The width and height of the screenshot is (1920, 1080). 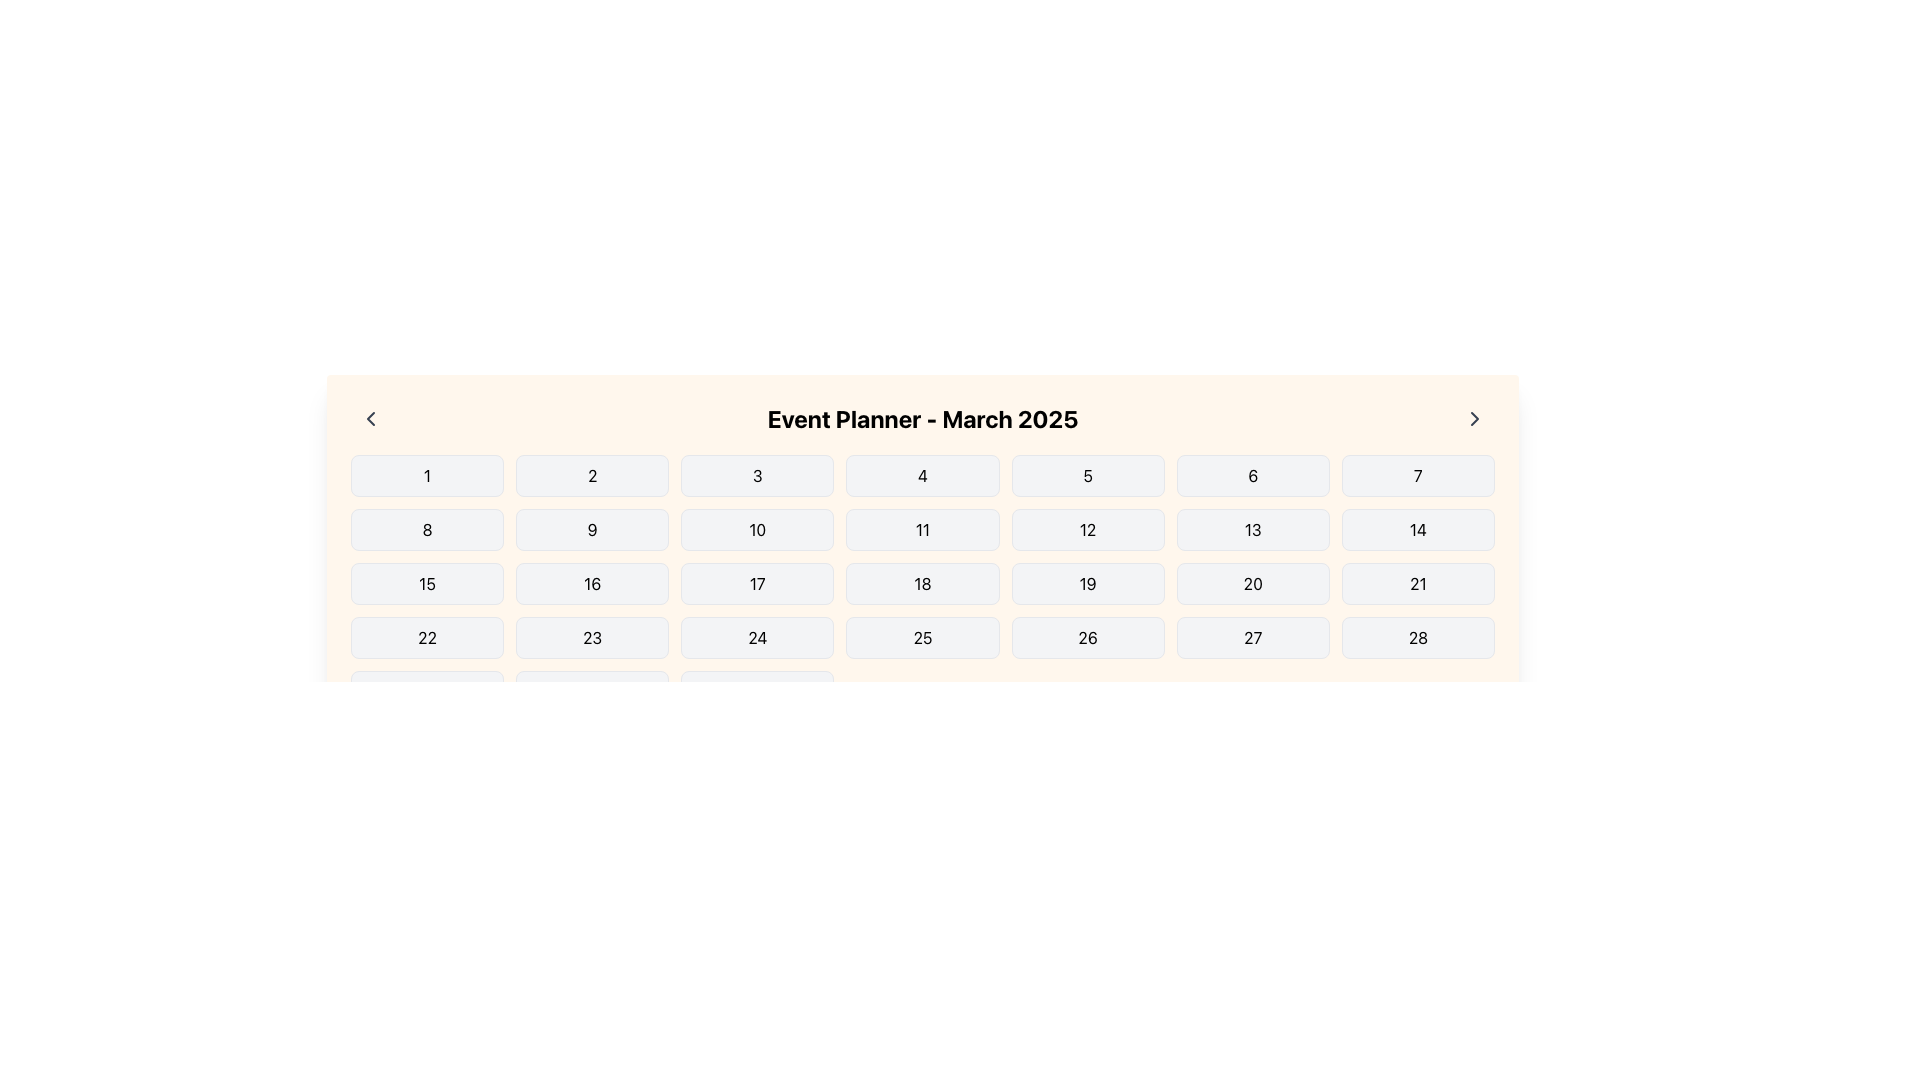 I want to click on the button labeled '3' in the Event Planner - March 2025 grid, so click(x=756, y=475).